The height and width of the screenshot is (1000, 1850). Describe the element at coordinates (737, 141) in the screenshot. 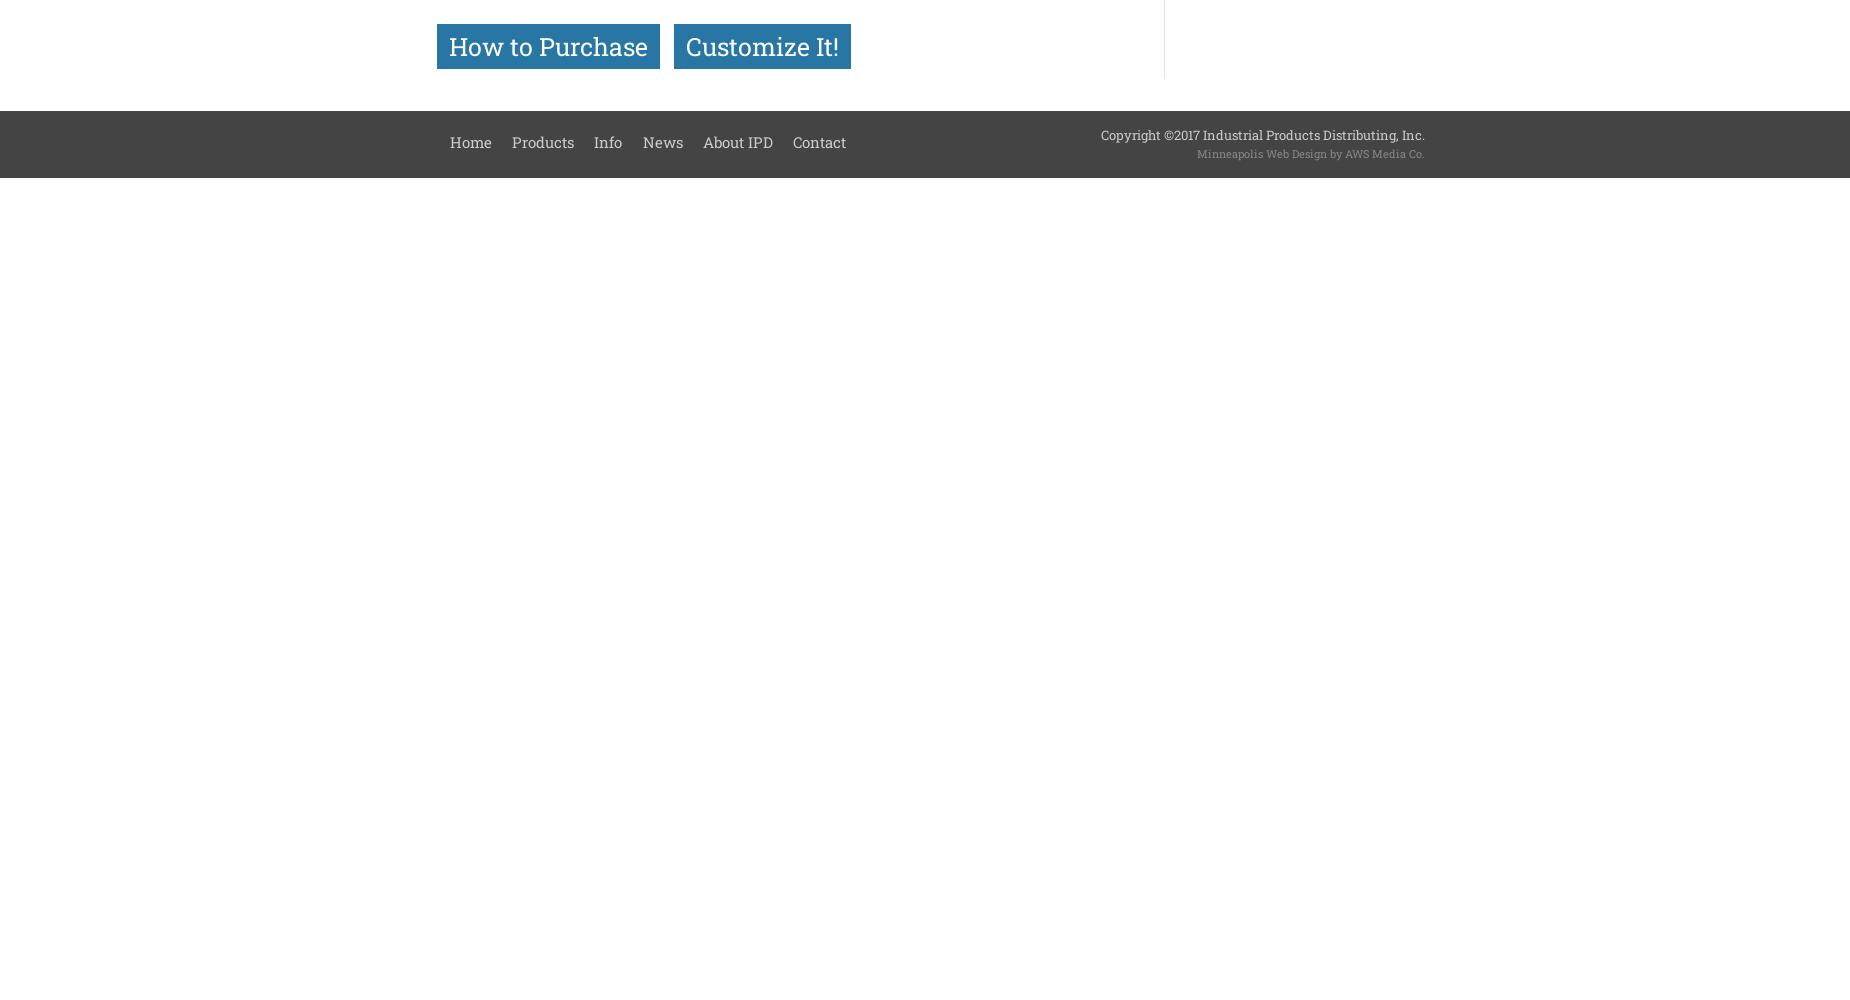

I see `'About IPD'` at that location.